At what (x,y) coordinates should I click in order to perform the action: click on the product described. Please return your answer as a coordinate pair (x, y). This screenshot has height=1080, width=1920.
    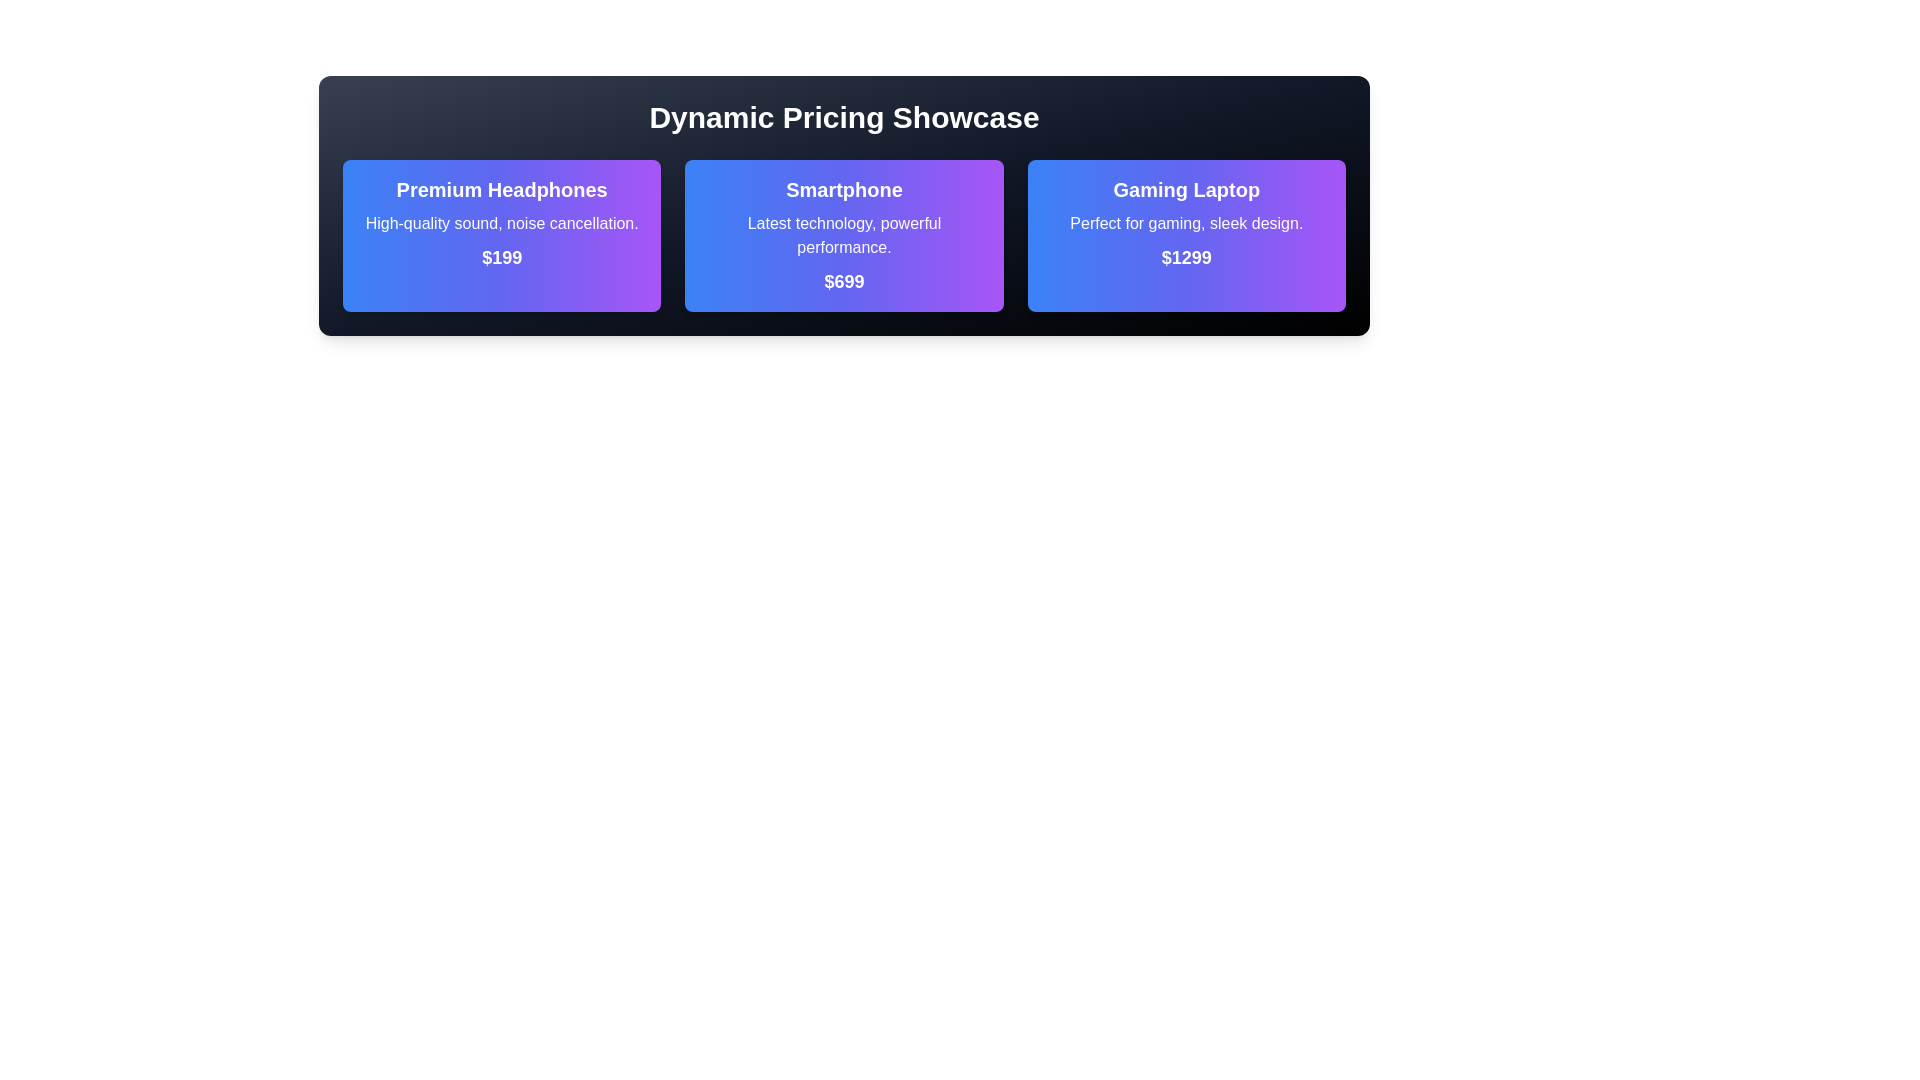
    Looking at the image, I should click on (1186, 223).